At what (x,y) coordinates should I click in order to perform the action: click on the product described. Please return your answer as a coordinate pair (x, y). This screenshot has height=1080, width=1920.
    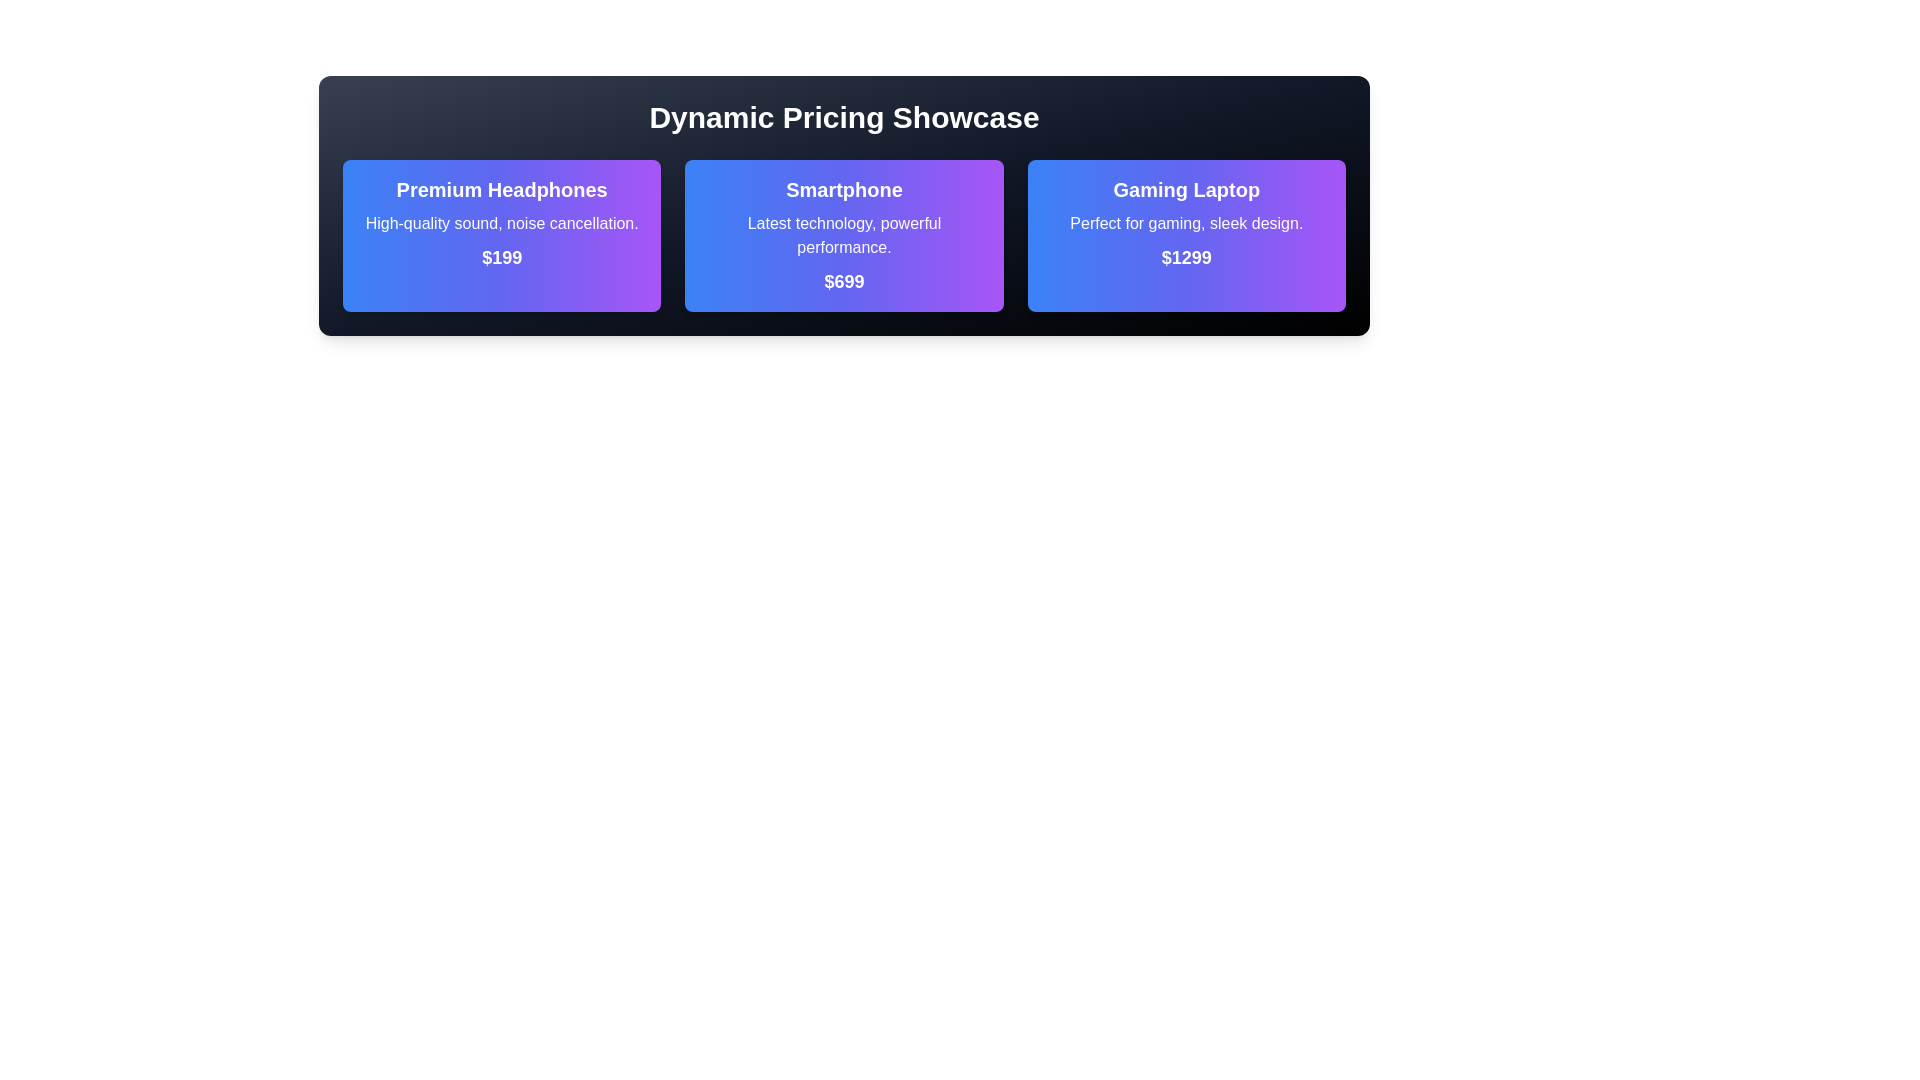
    Looking at the image, I should click on (1186, 223).